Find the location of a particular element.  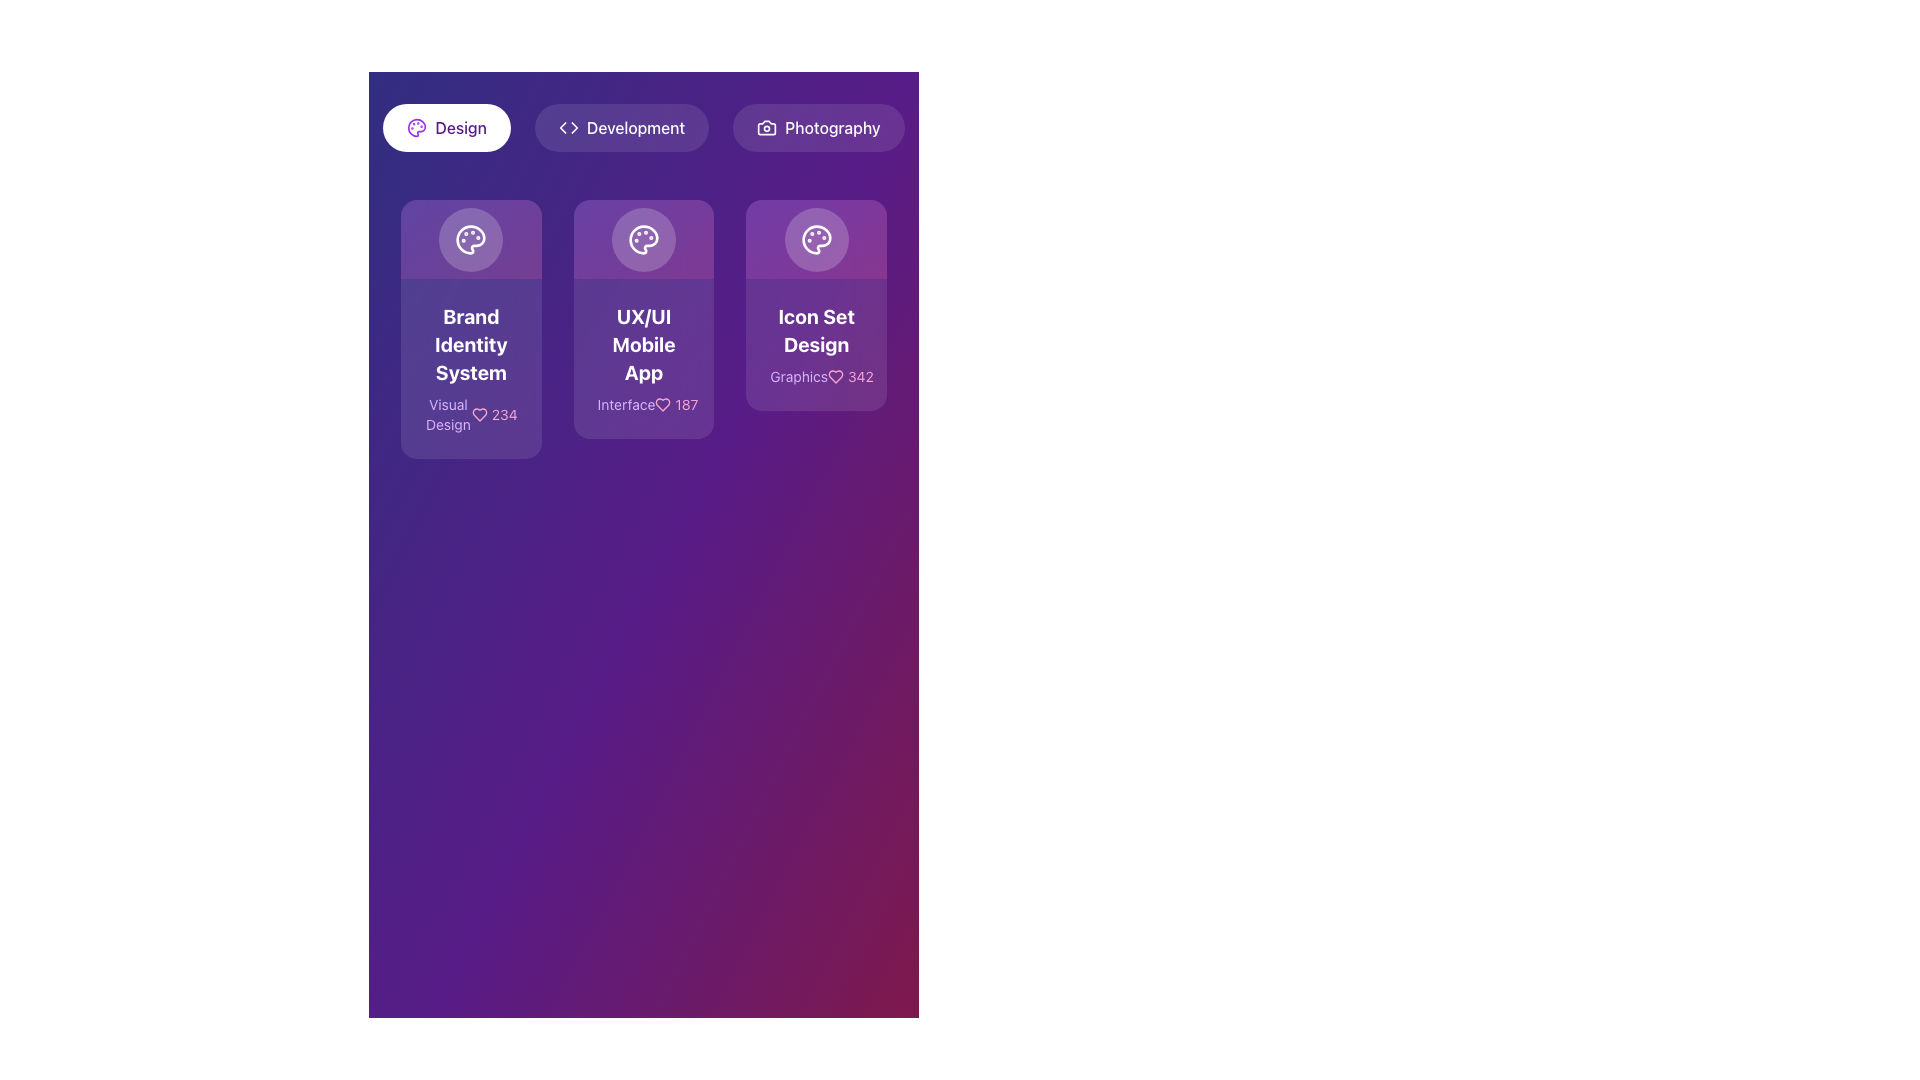

the Text label displaying '187' in pink with a heart-shaped icon, located in the second card from the left, near the bottom-right corner below the title 'Interface' is located at coordinates (676, 405).